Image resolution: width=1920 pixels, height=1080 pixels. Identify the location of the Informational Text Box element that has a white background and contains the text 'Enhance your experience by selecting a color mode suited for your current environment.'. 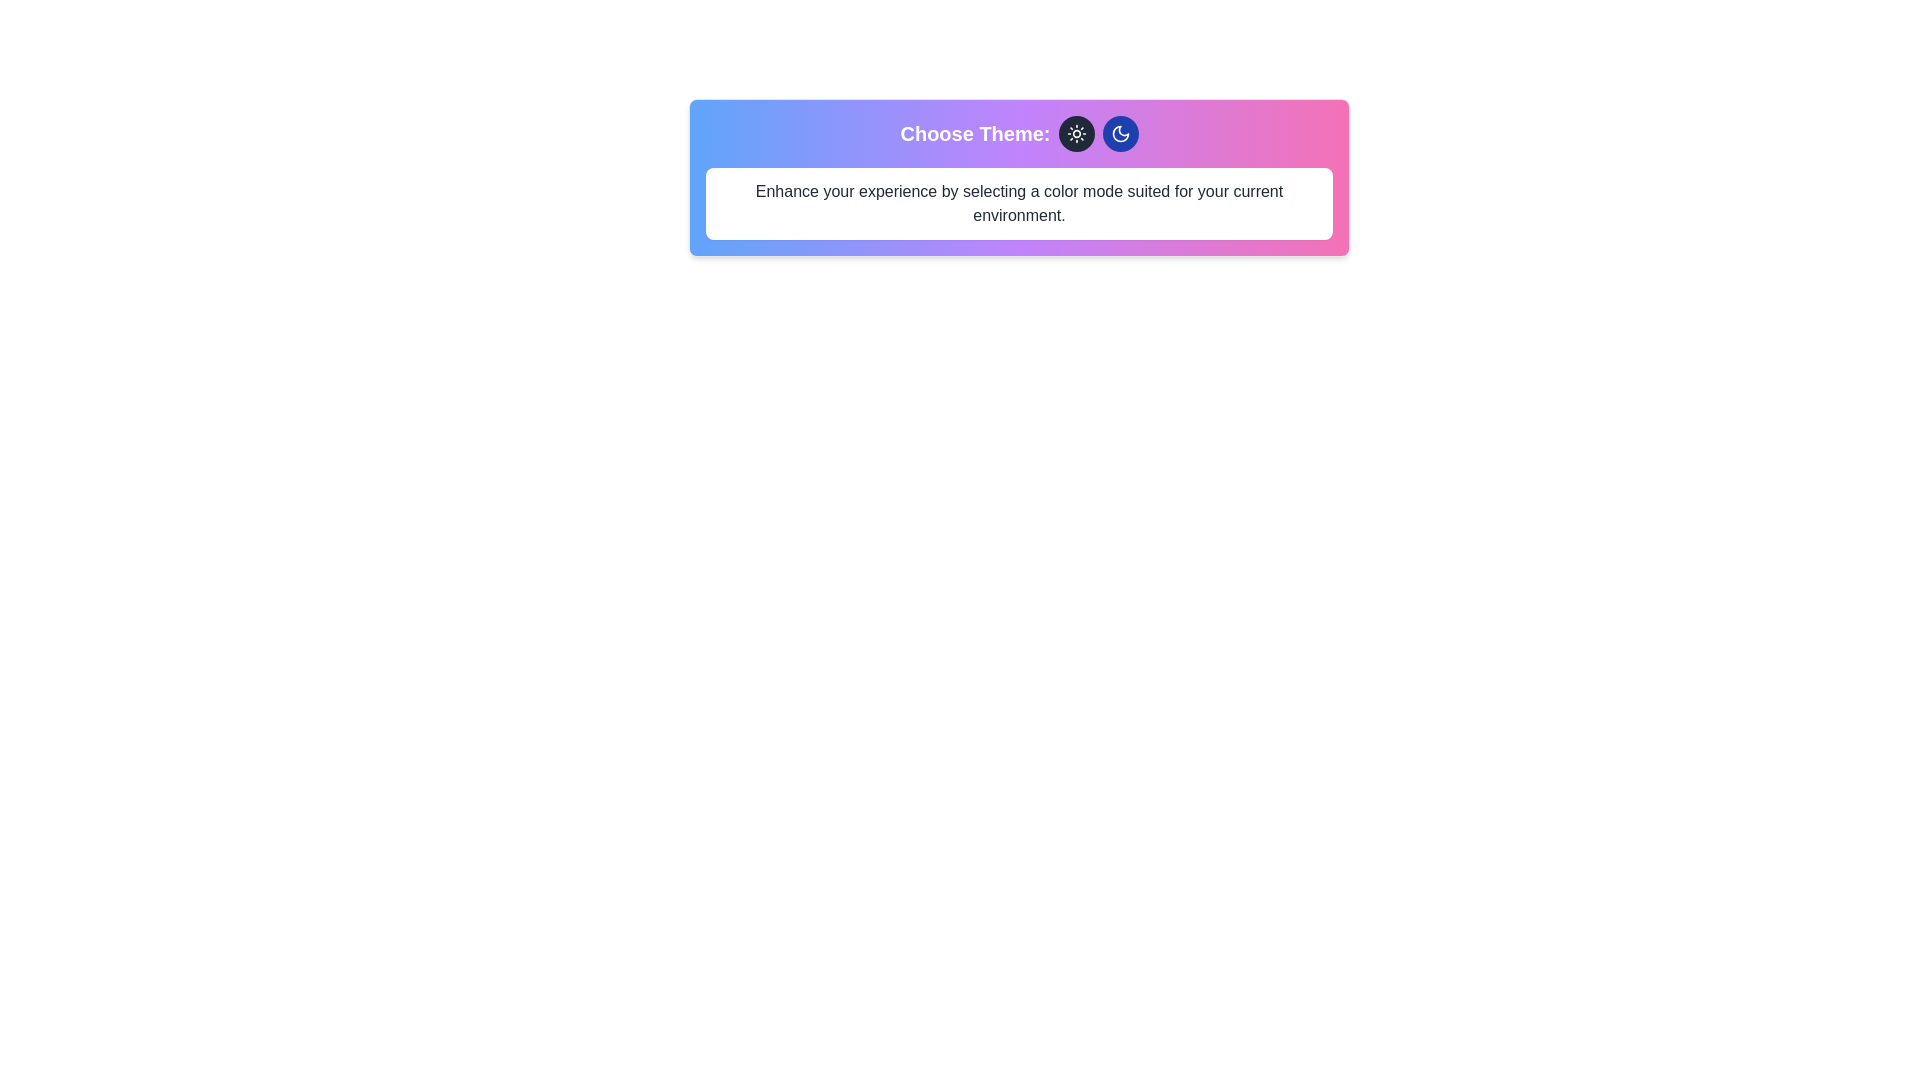
(1019, 204).